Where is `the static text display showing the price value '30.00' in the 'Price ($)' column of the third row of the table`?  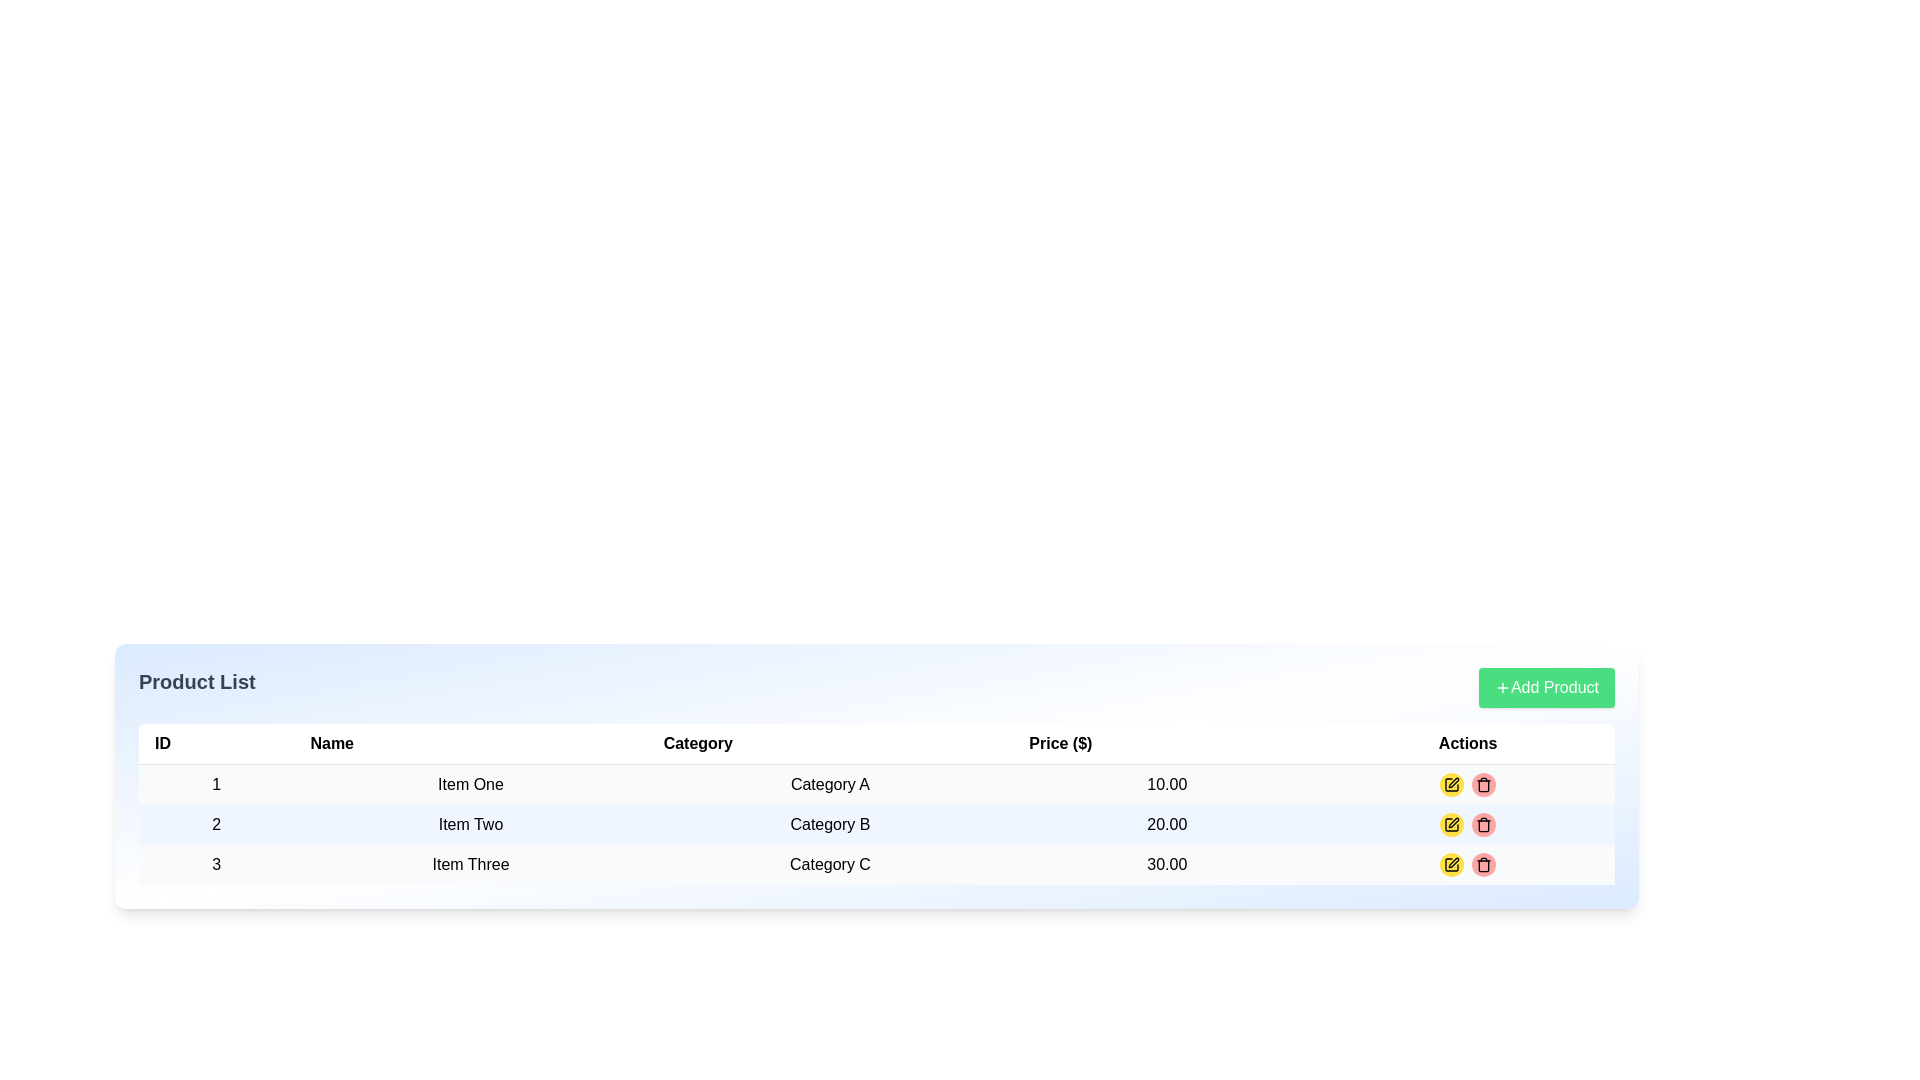 the static text display showing the price value '30.00' in the 'Price ($)' column of the third row of the table is located at coordinates (1167, 863).